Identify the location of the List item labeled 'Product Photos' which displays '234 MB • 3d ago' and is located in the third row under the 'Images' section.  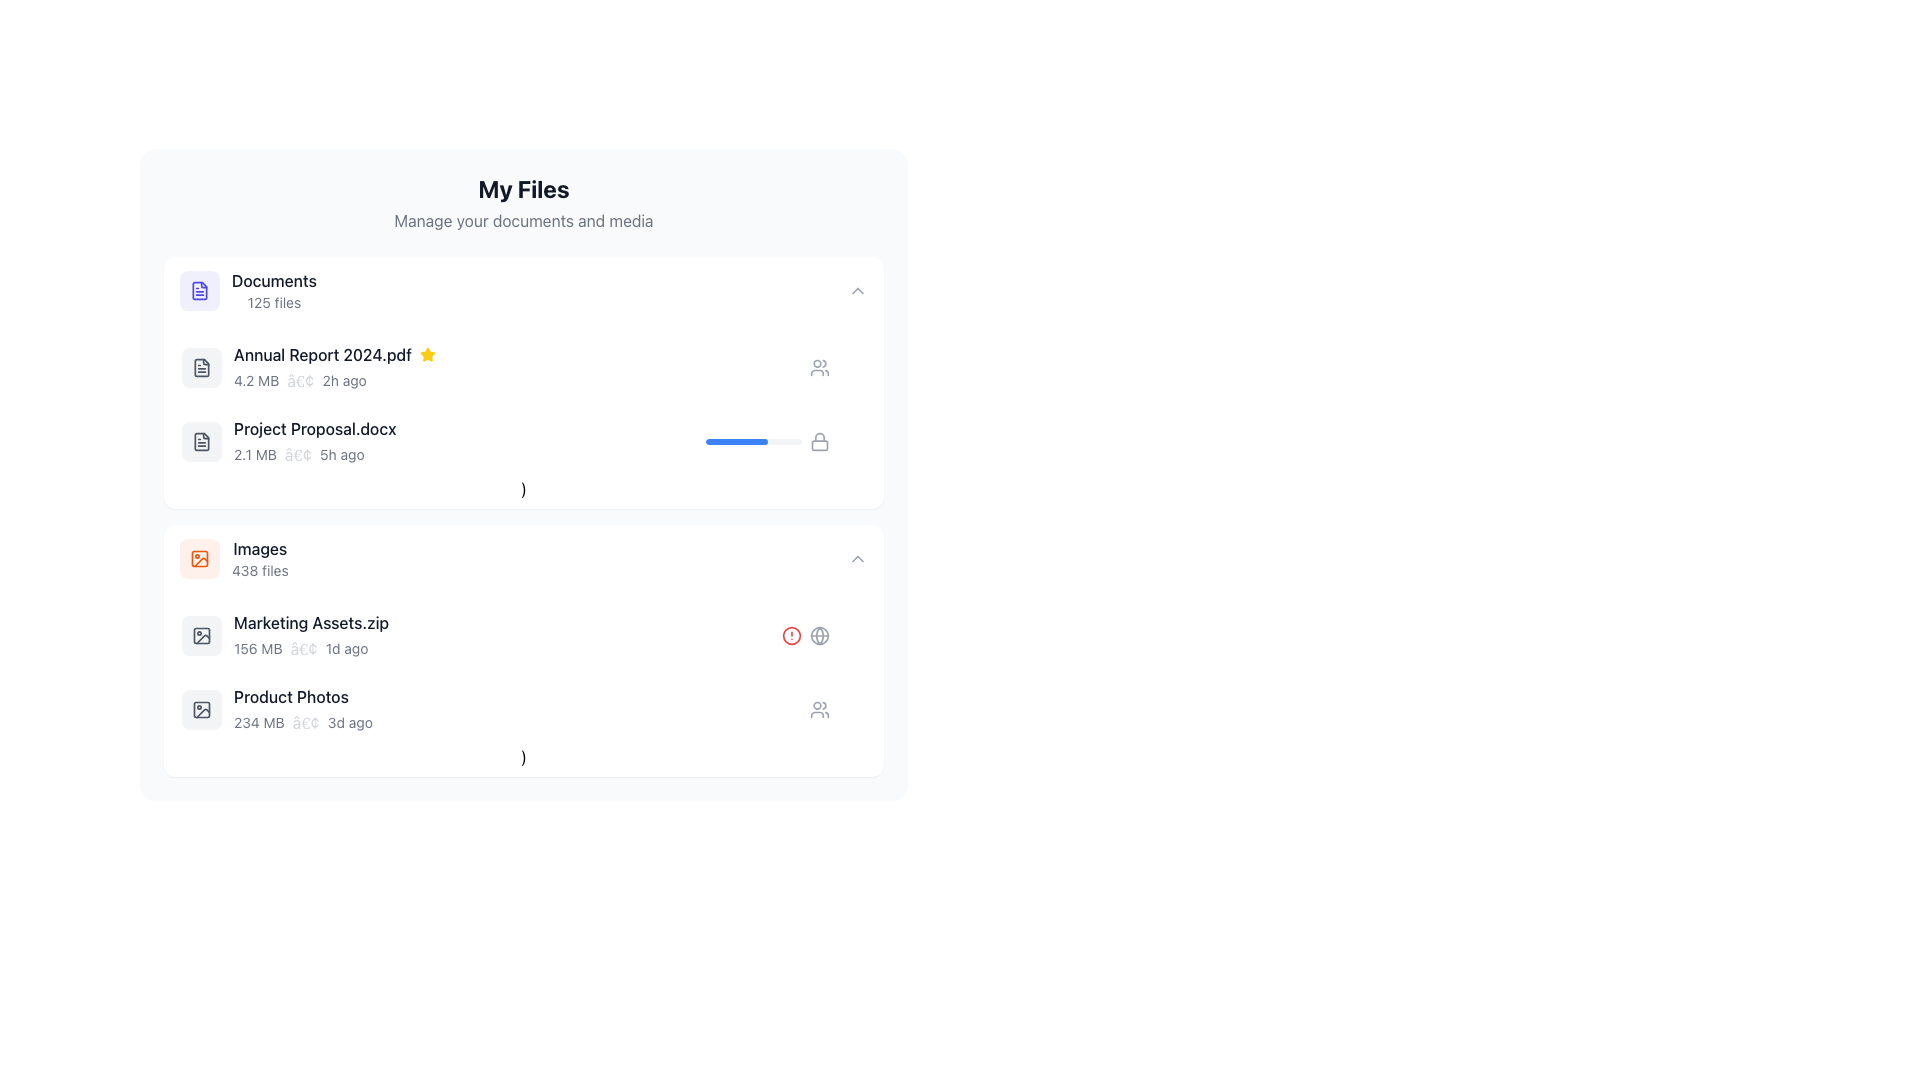
(523, 708).